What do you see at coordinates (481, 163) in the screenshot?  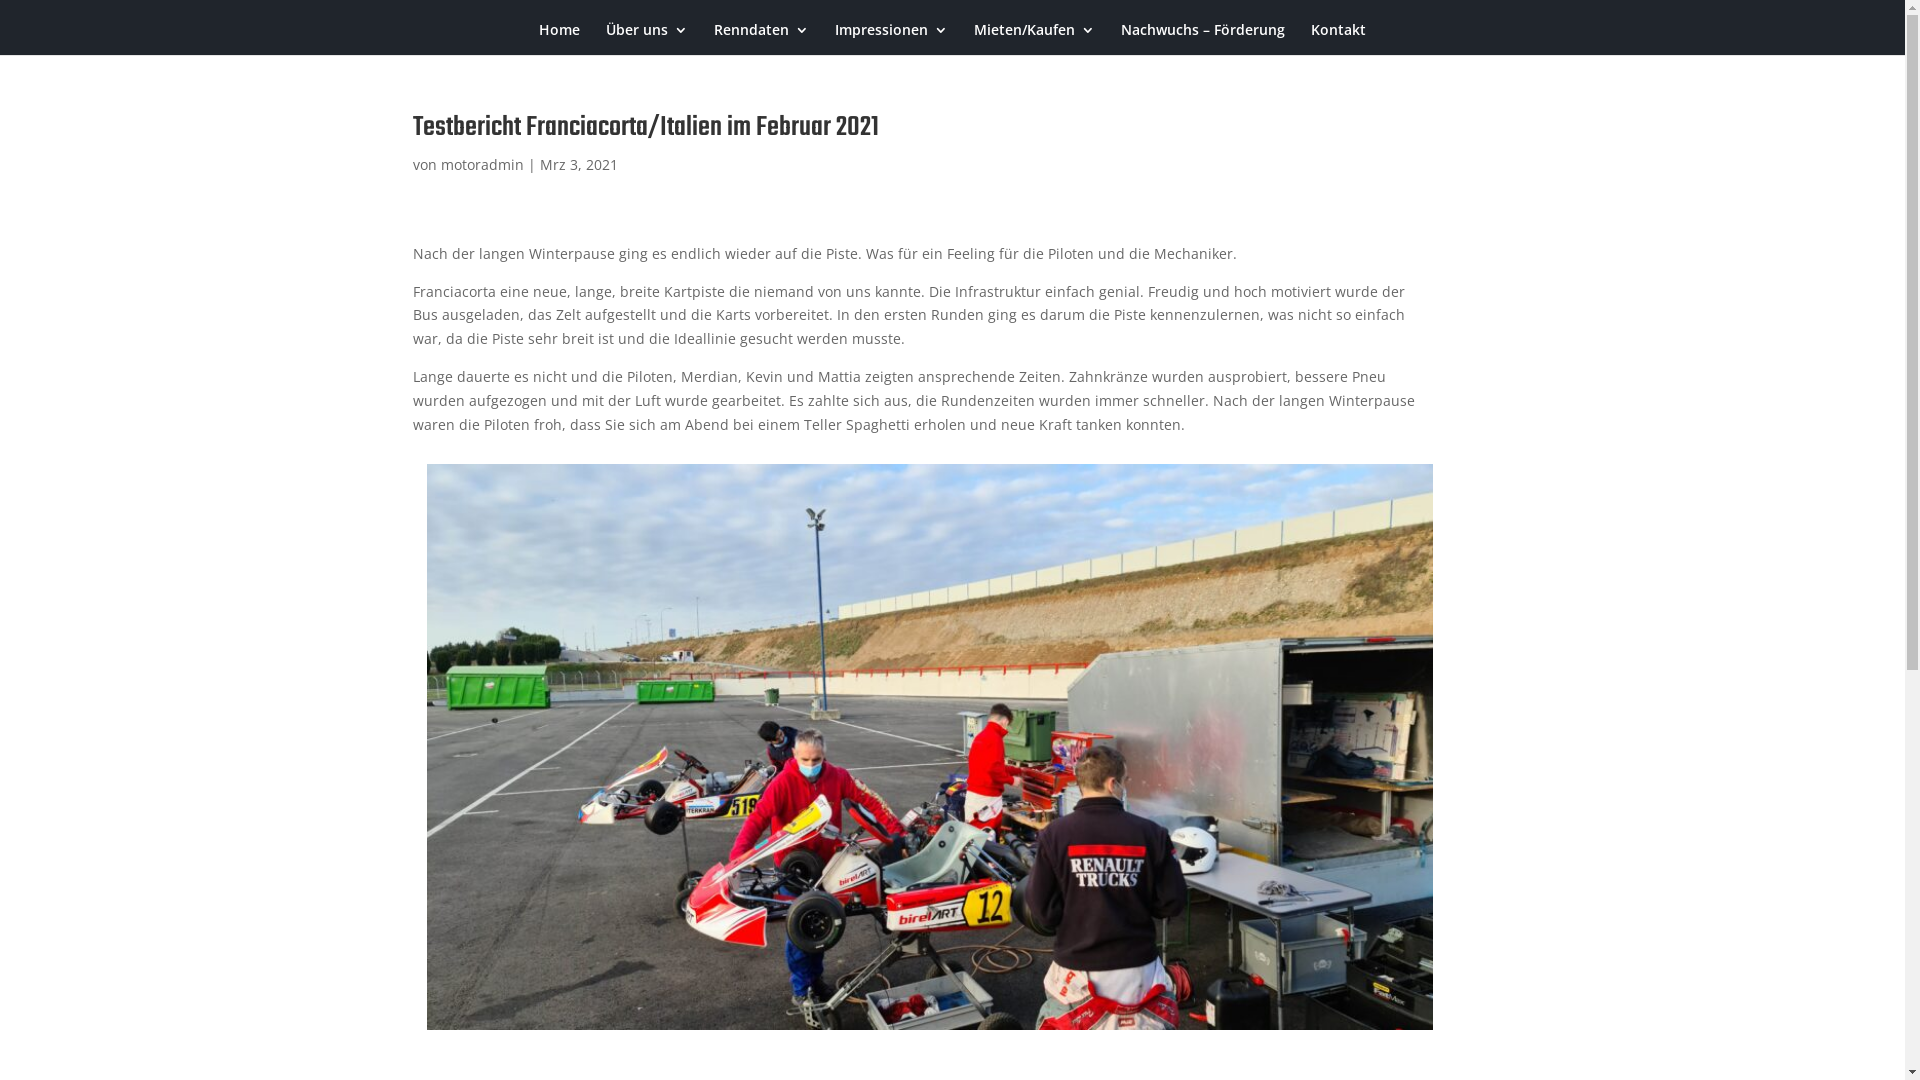 I see `'motoradmin'` at bounding box center [481, 163].